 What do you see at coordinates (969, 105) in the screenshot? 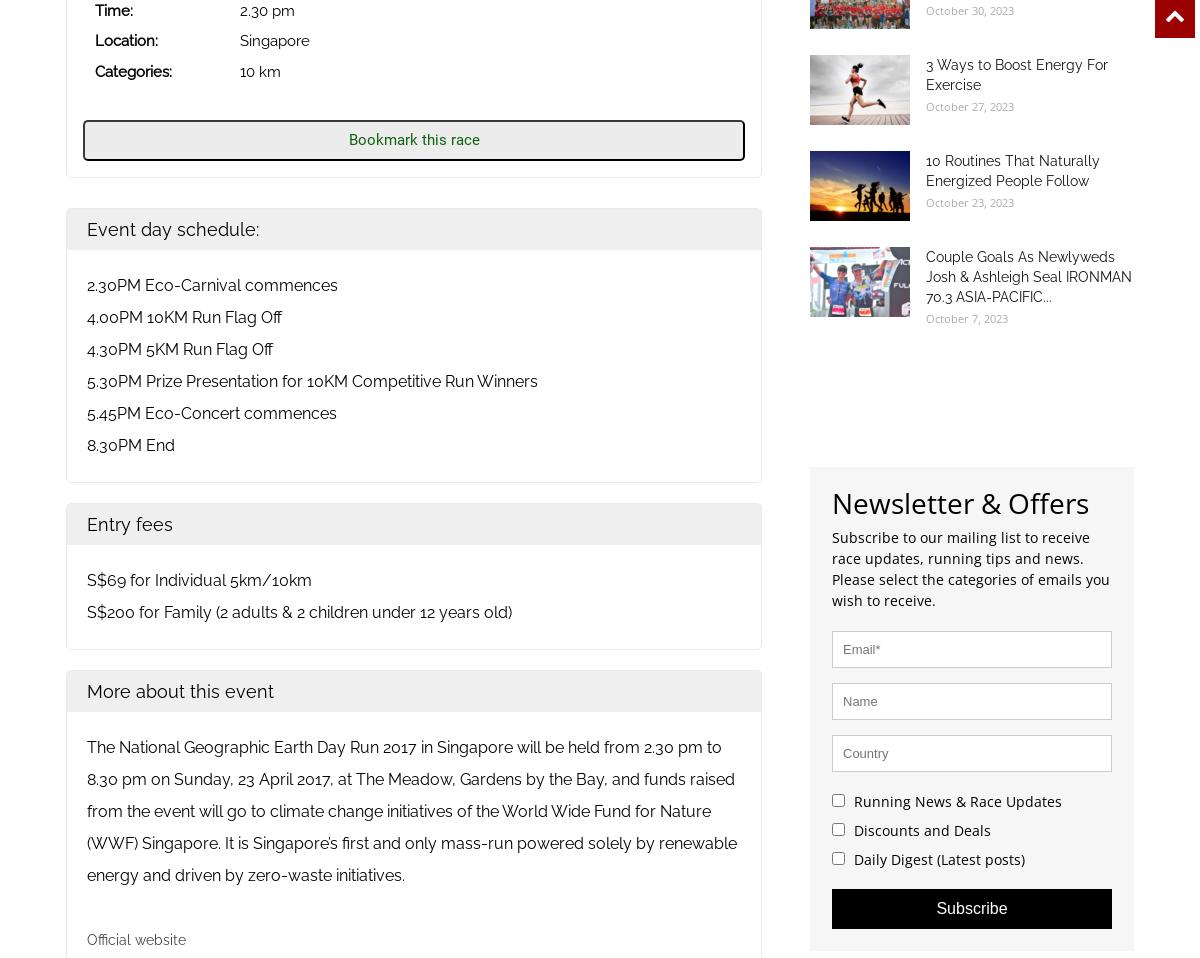
I see `'October 27, 2023'` at bounding box center [969, 105].